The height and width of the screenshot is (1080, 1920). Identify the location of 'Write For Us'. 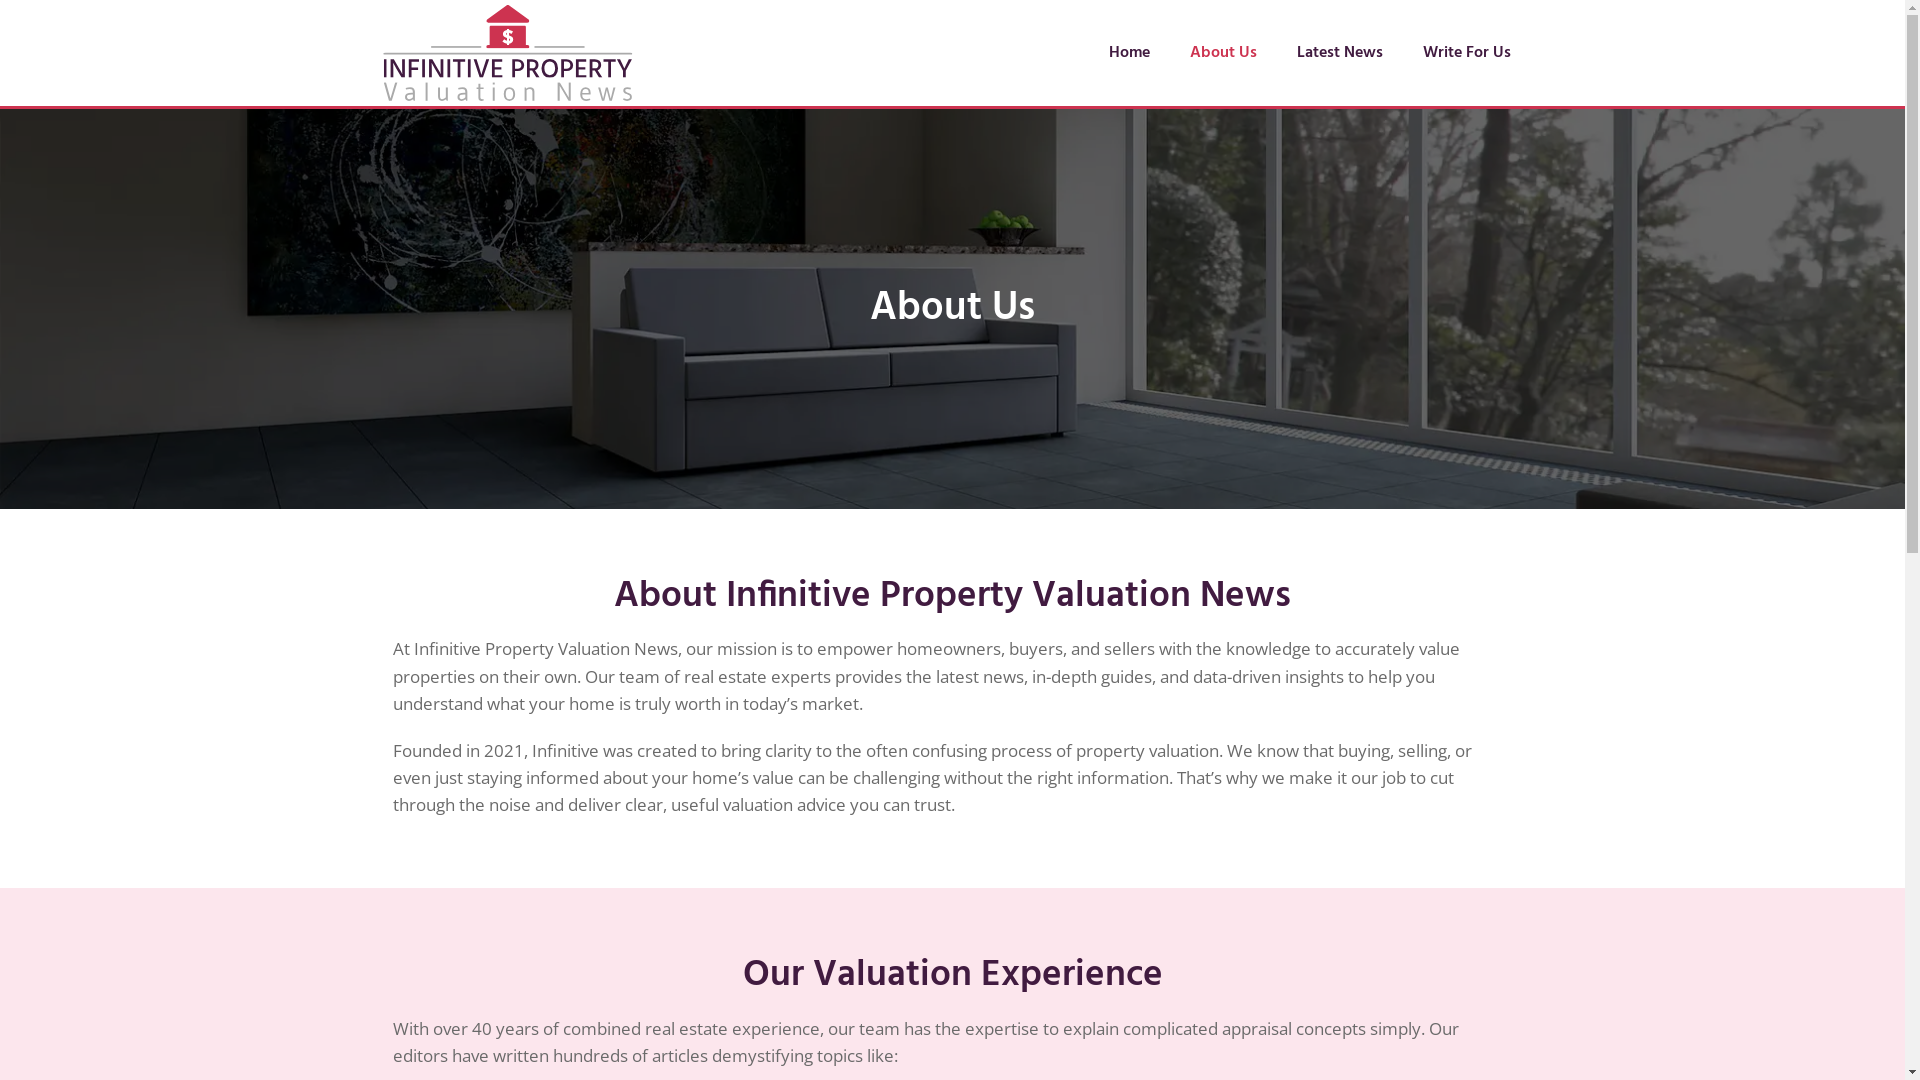
(1467, 52).